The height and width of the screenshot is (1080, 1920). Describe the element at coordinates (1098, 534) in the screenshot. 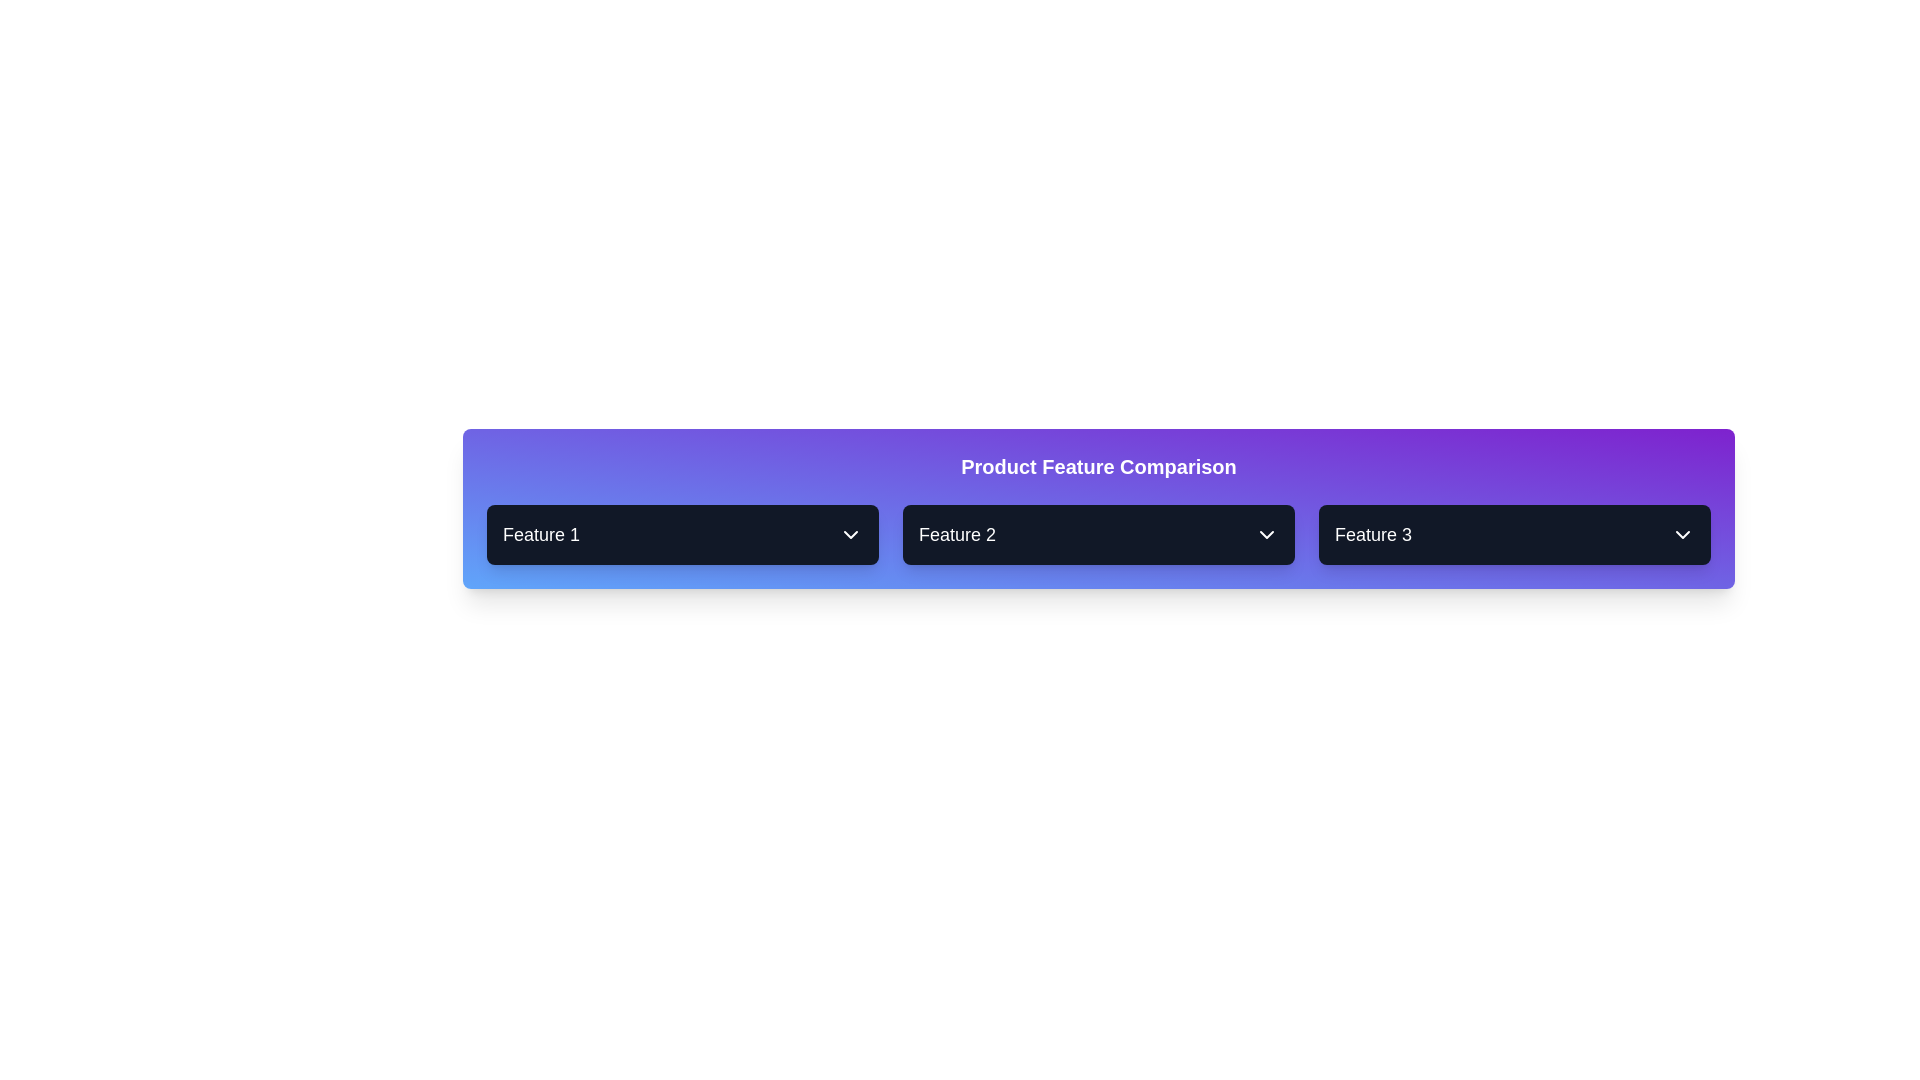

I see `the Interactive dropdown menu located` at that location.